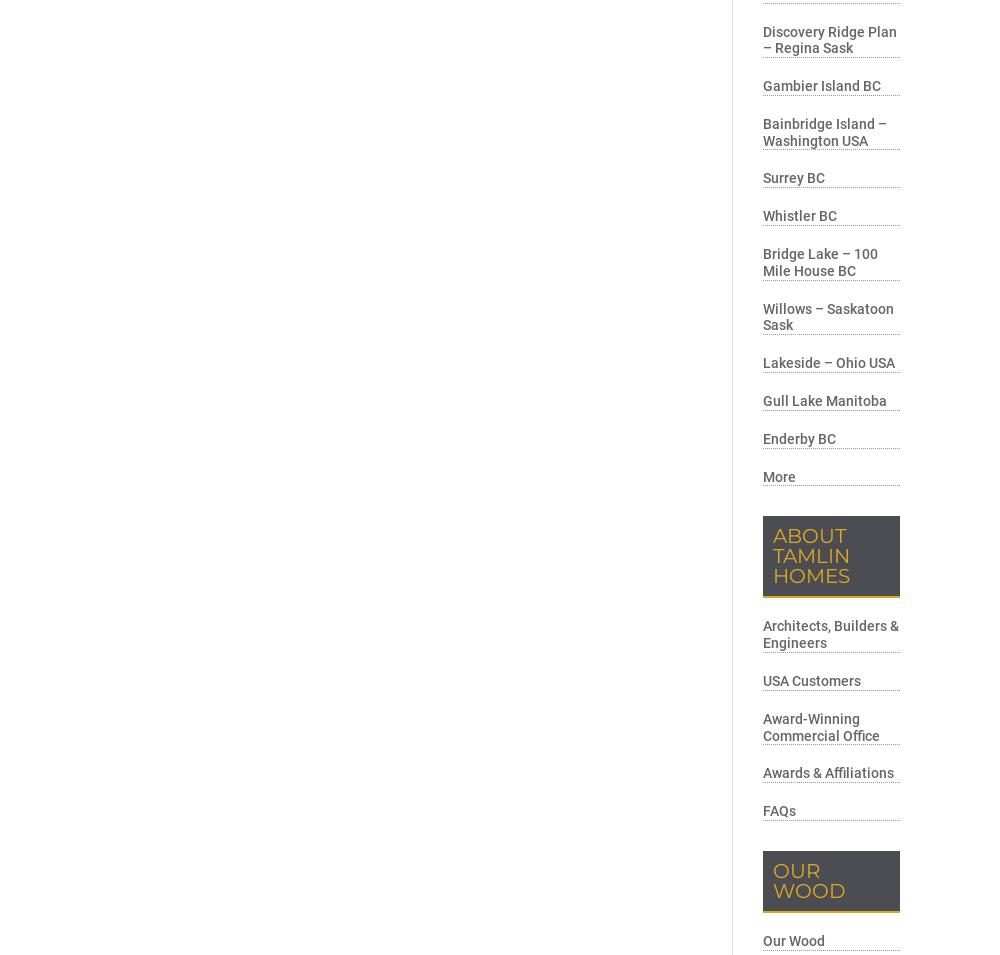 The image size is (1000, 955). What do you see at coordinates (824, 400) in the screenshot?
I see `'Gull Lake Manitoba'` at bounding box center [824, 400].